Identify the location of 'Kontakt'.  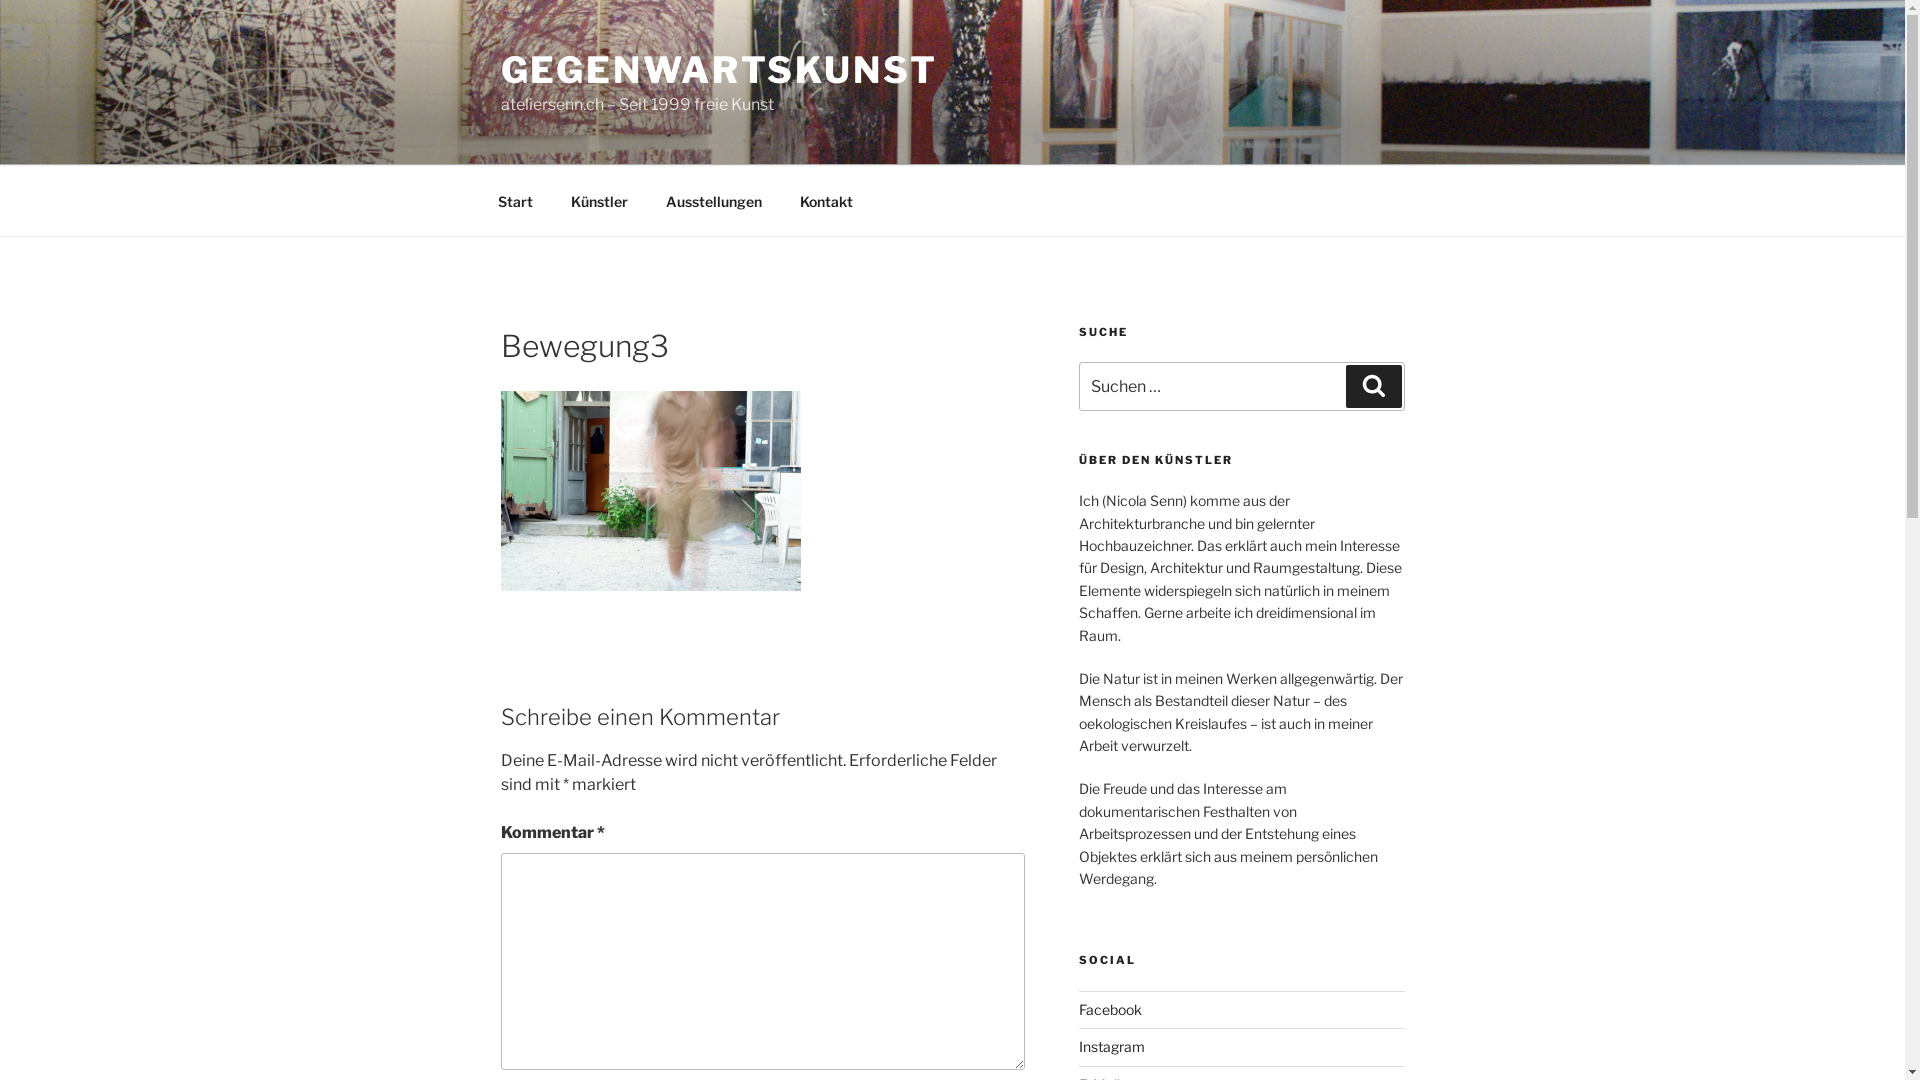
(825, 200).